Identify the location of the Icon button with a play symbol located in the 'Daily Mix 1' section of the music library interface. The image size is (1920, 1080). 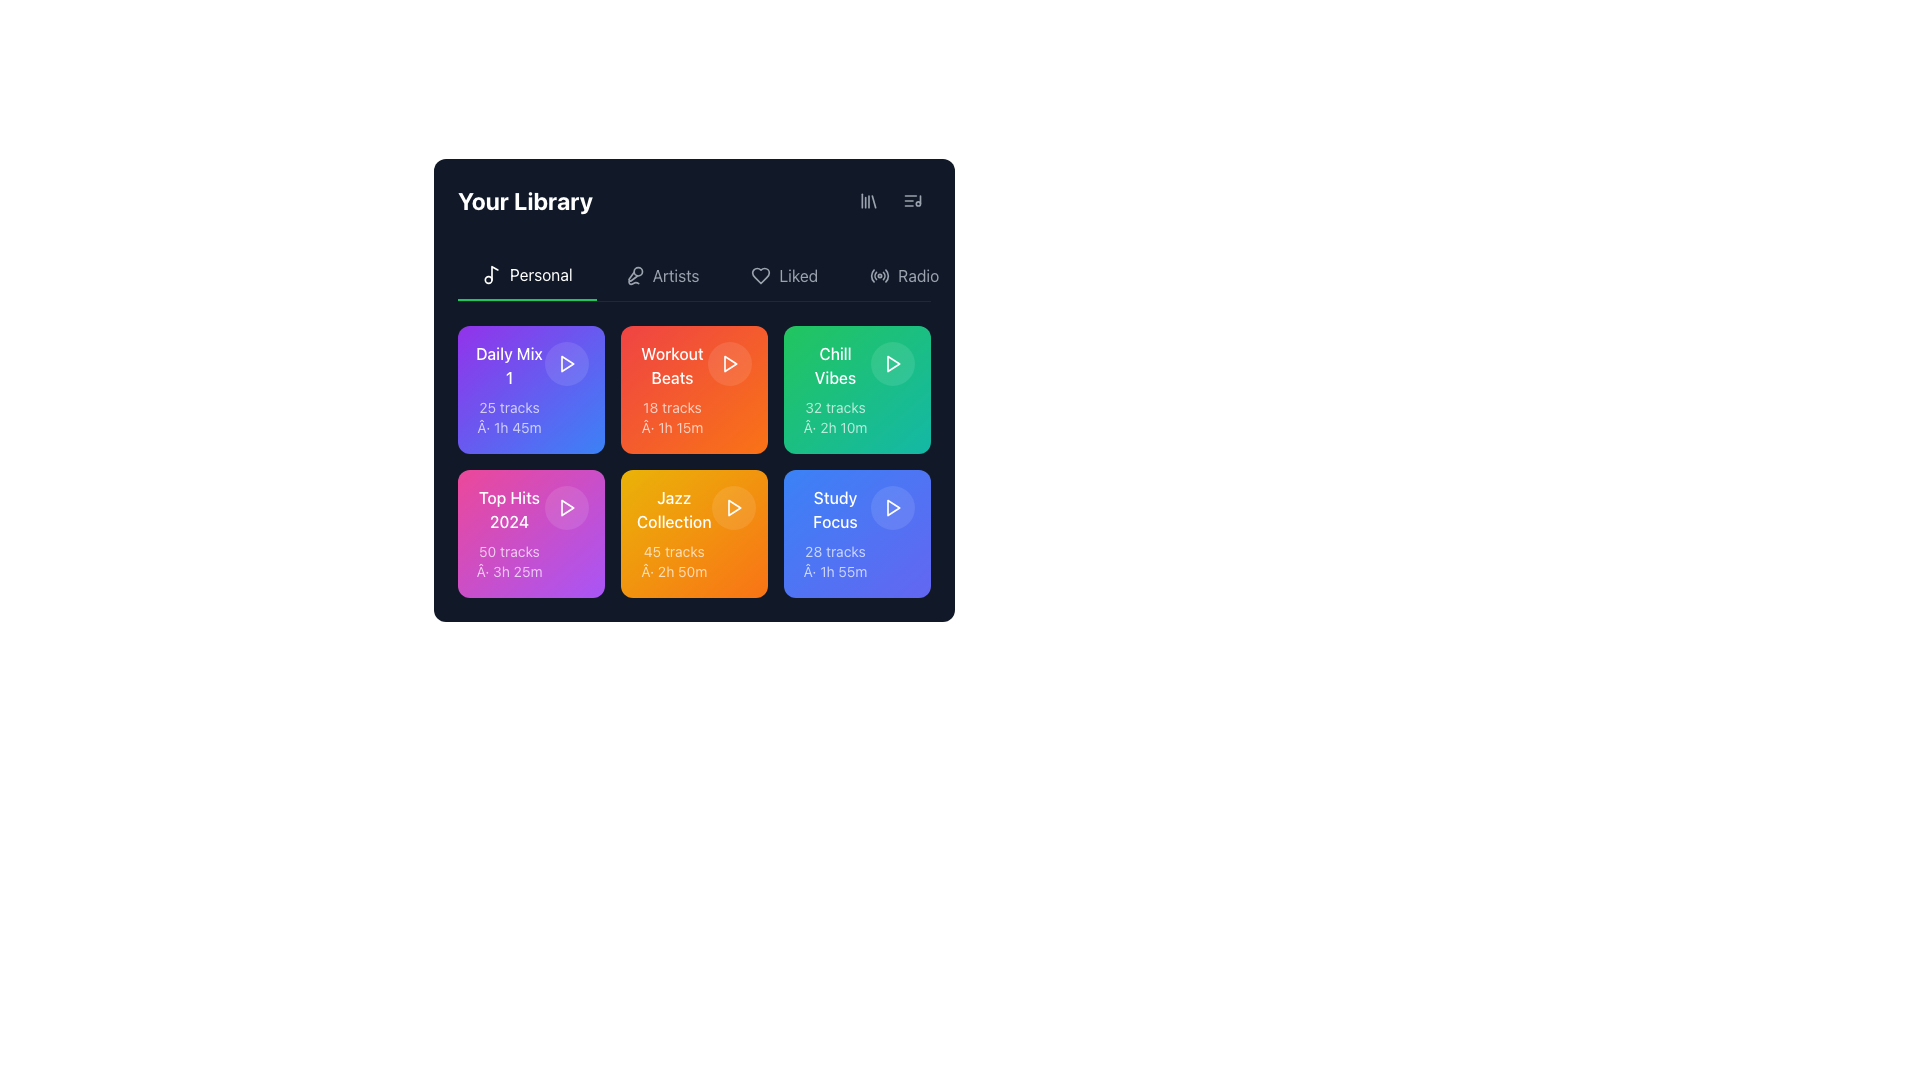
(565, 363).